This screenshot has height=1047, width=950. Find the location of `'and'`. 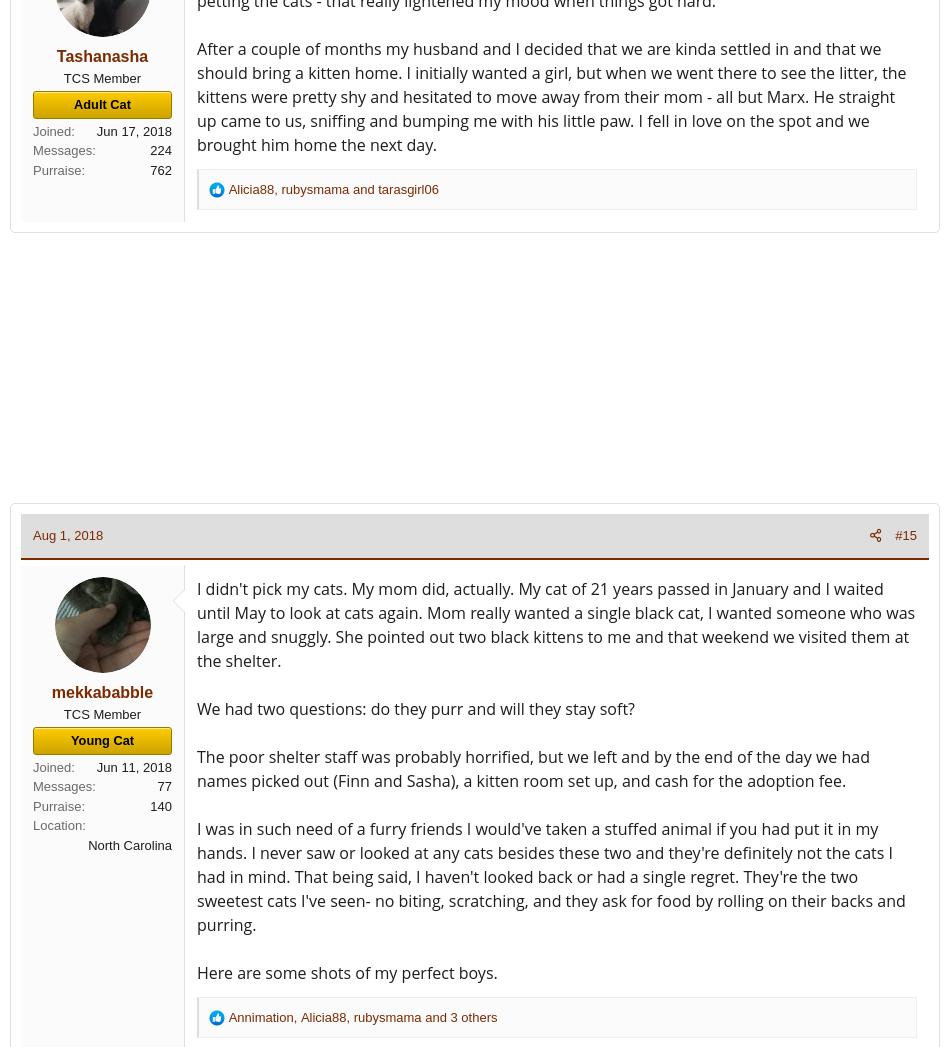

'and' is located at coordinates (362, 188).